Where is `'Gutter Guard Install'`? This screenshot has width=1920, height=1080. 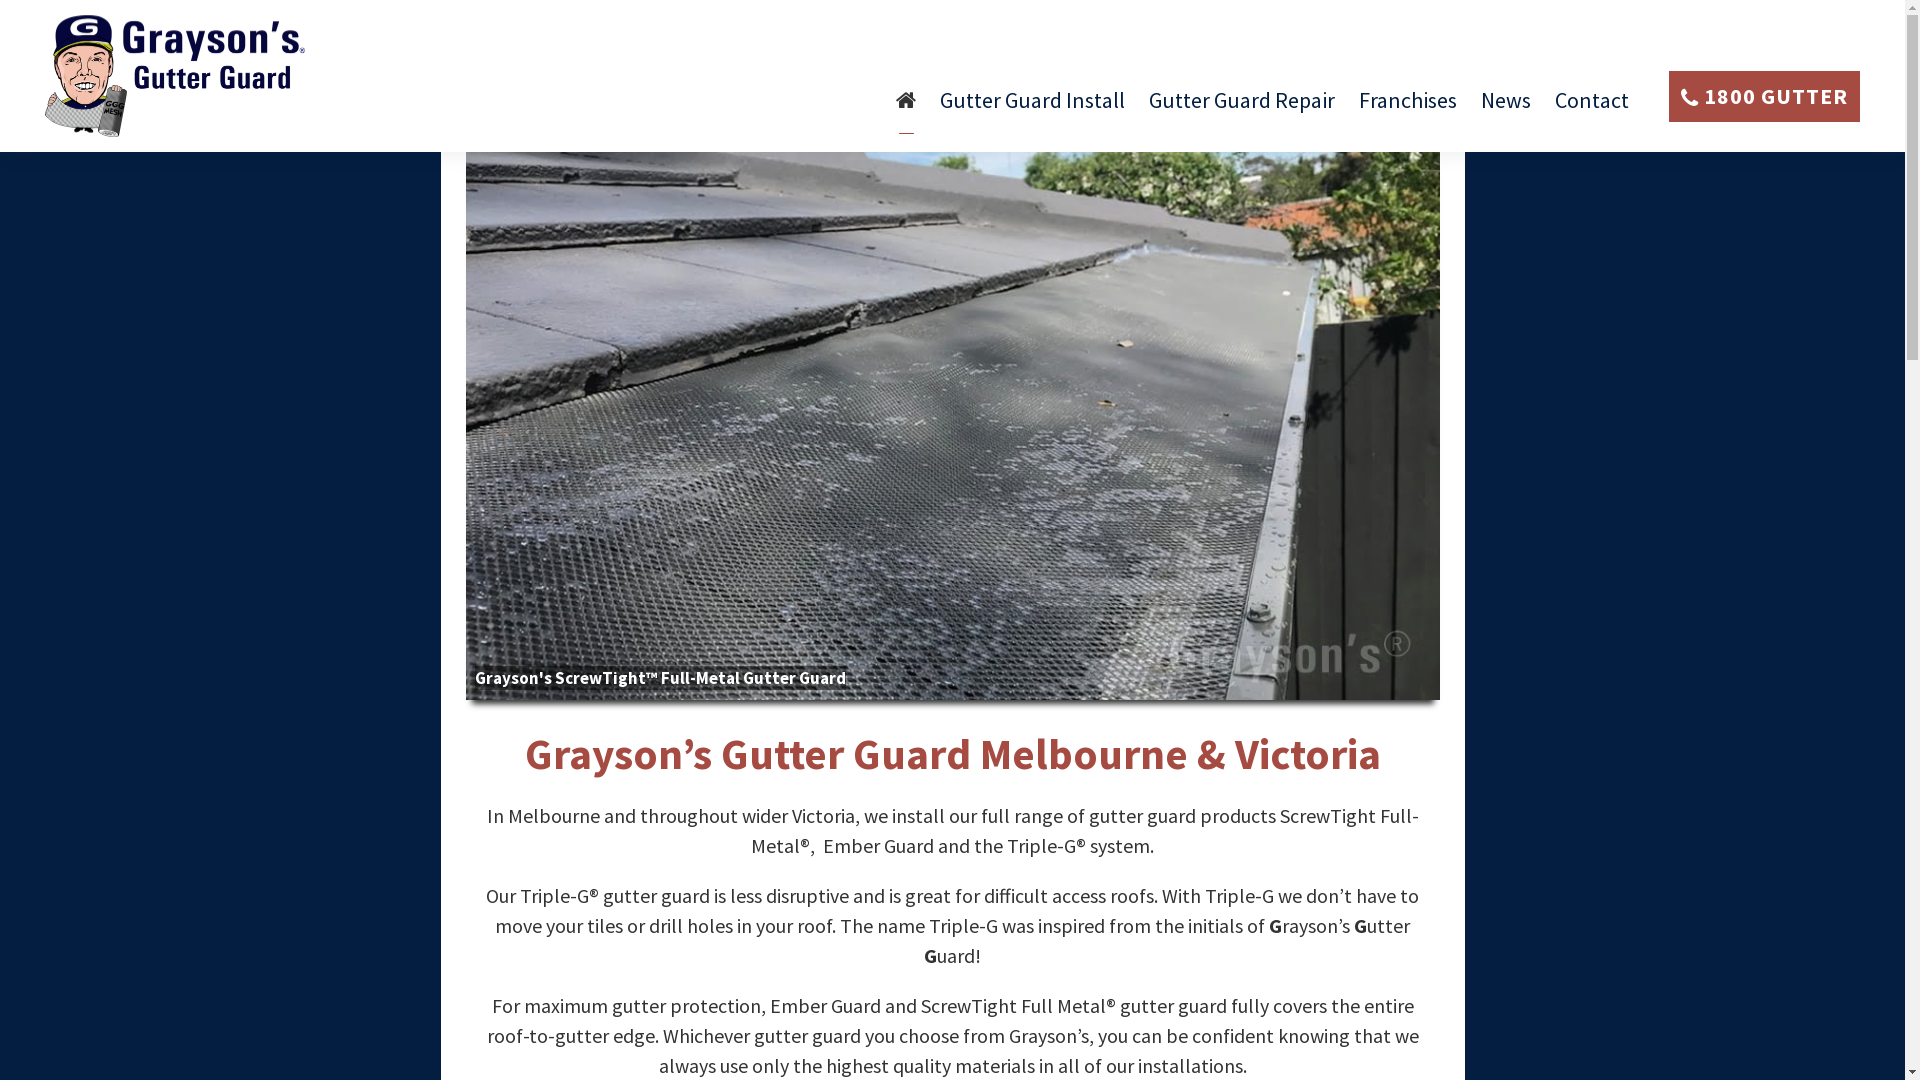 'Gutter Guard Install' is located at coordinates (939, 108).